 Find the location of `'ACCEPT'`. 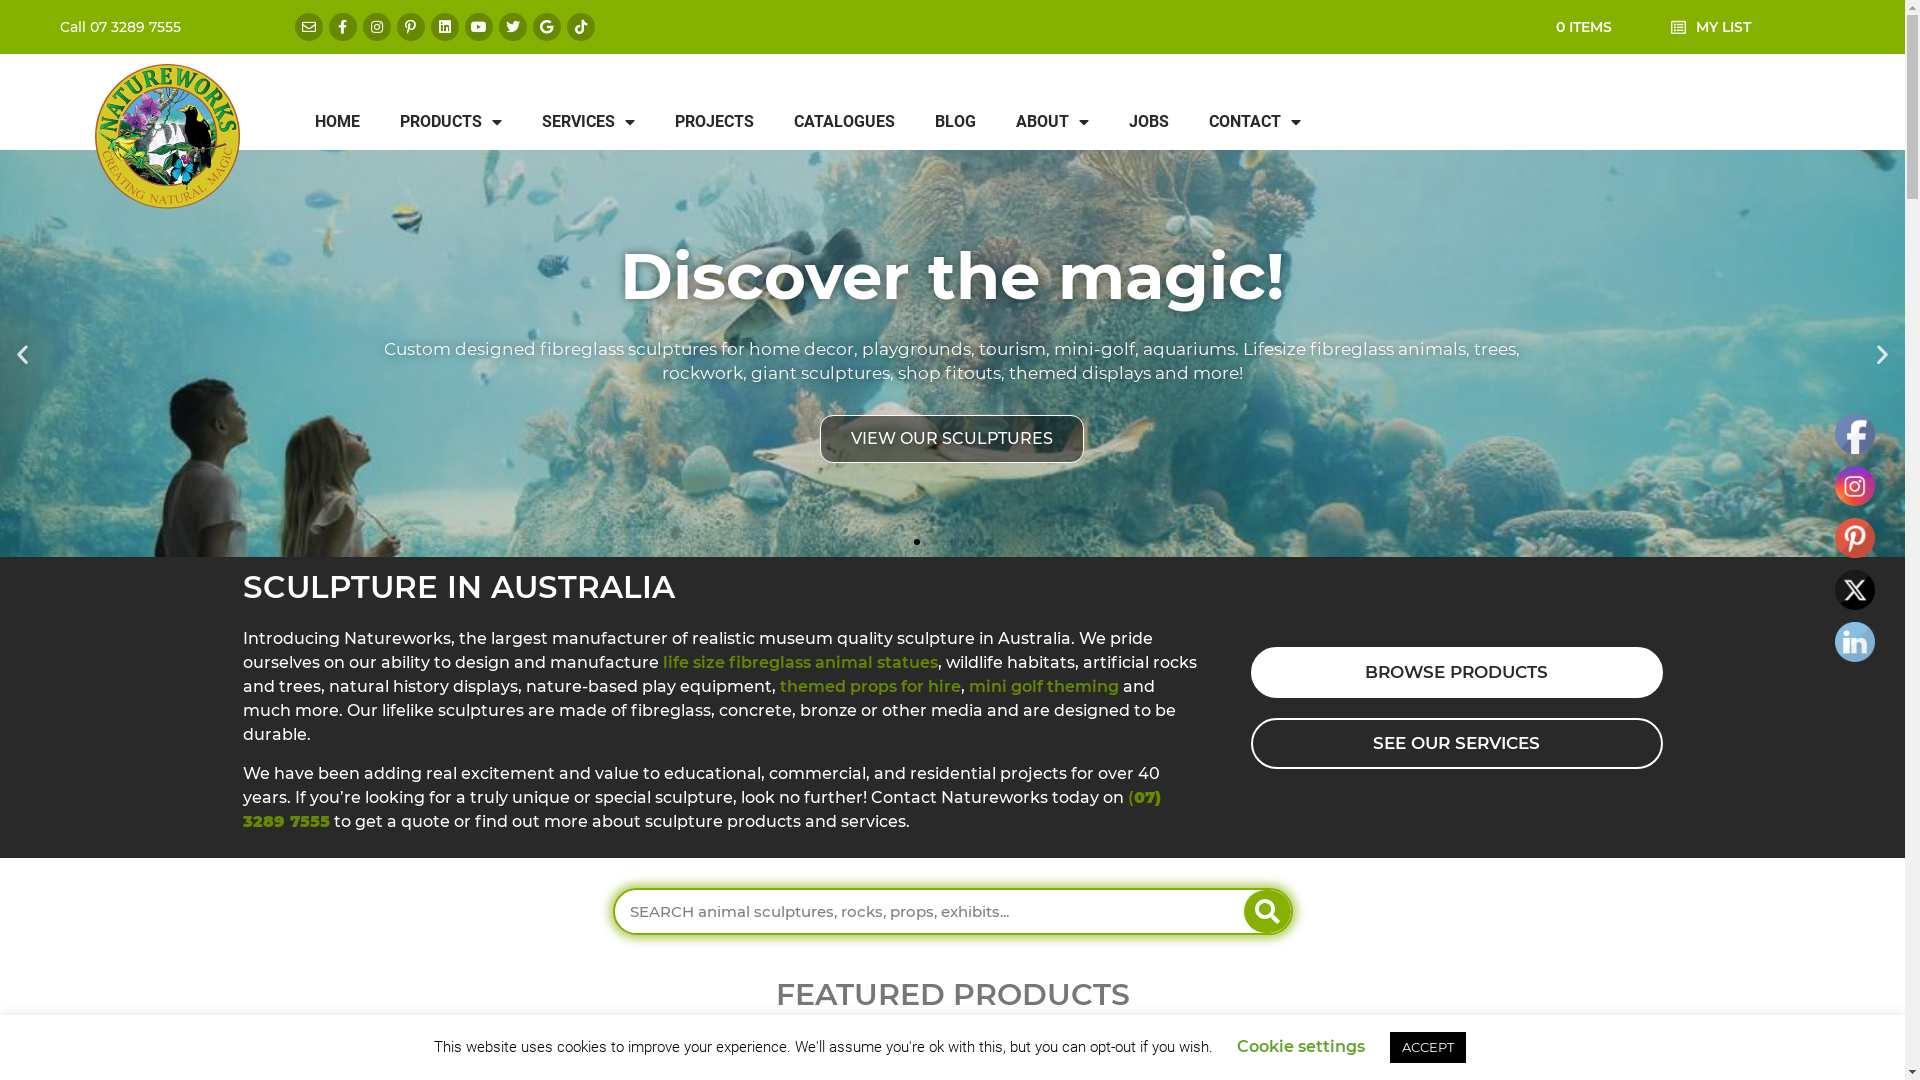

'ACCEPT' is located at coordinates (1427, 1046).